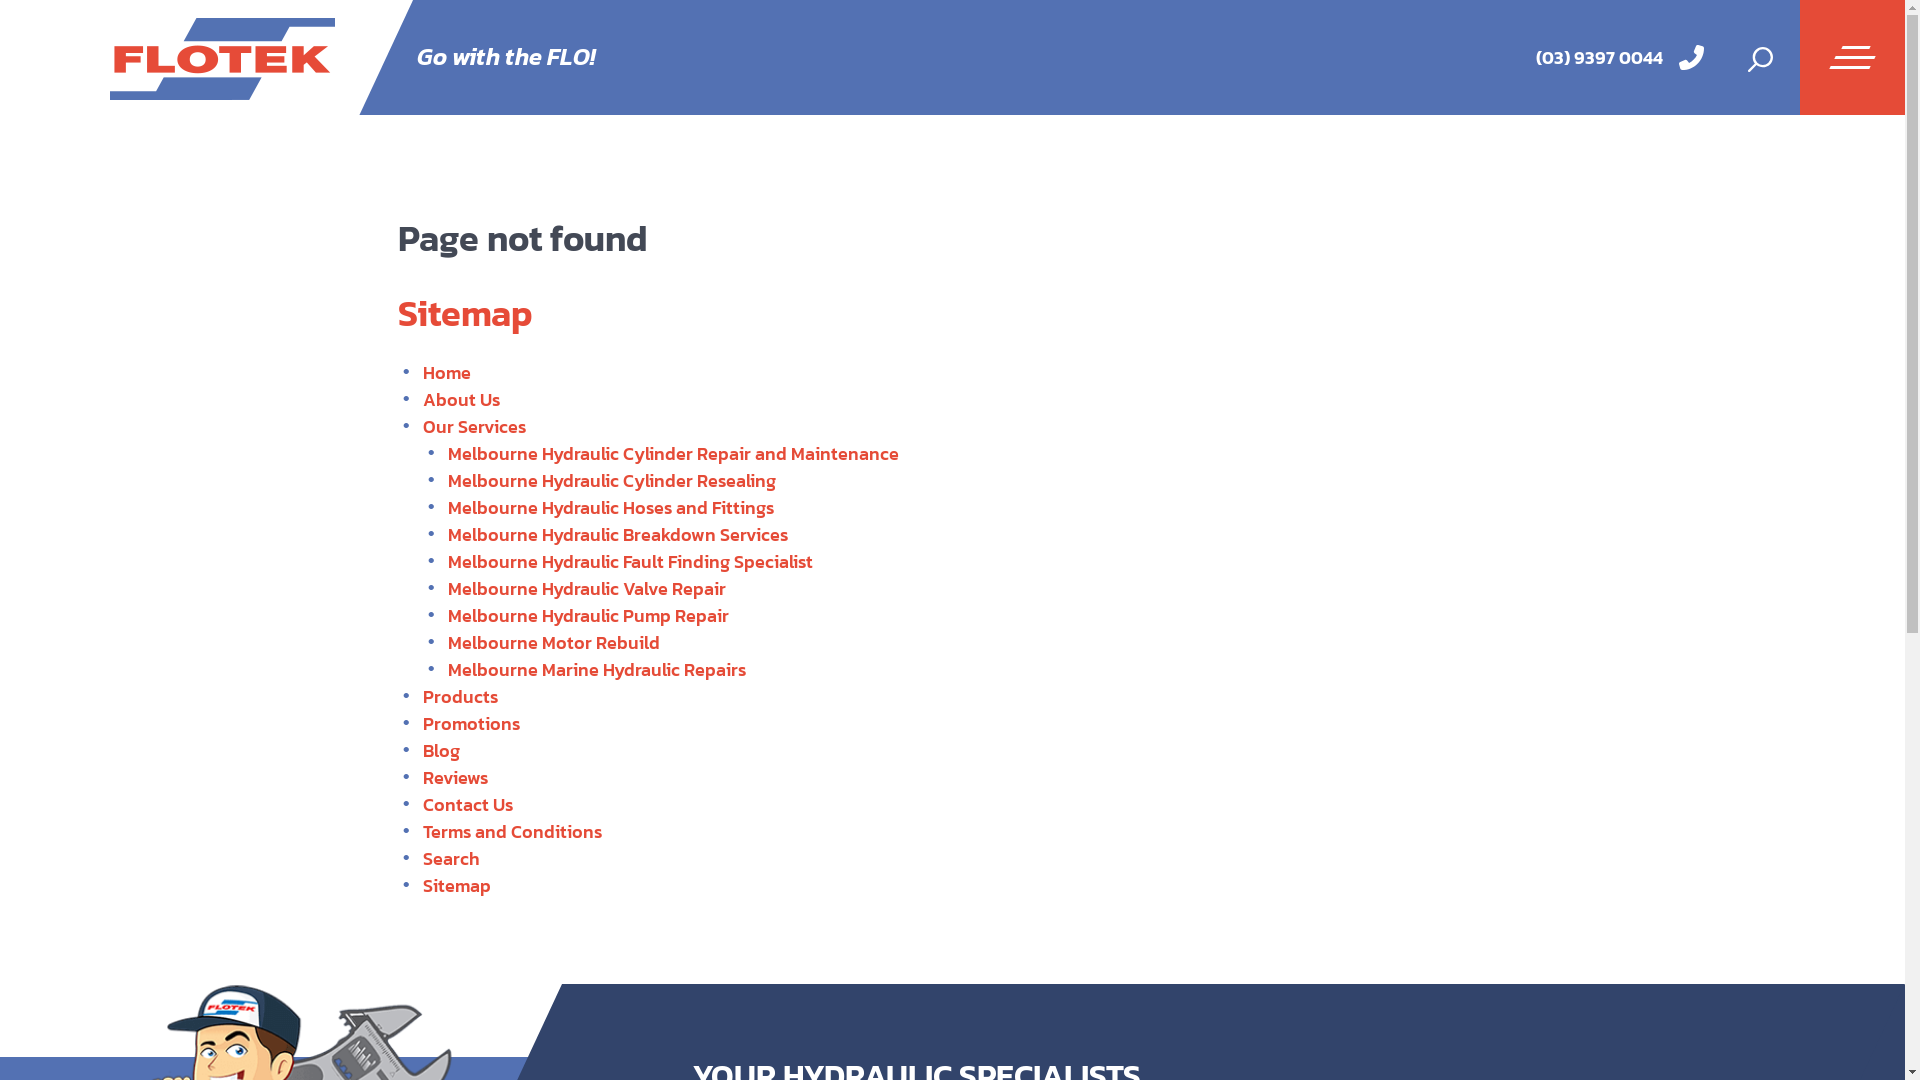  What do you see at coordinates (617, 533) in the screenshot?
I see `'Melbourne Hydraulic Breakdown Services'` at bounding box center [617, 533].